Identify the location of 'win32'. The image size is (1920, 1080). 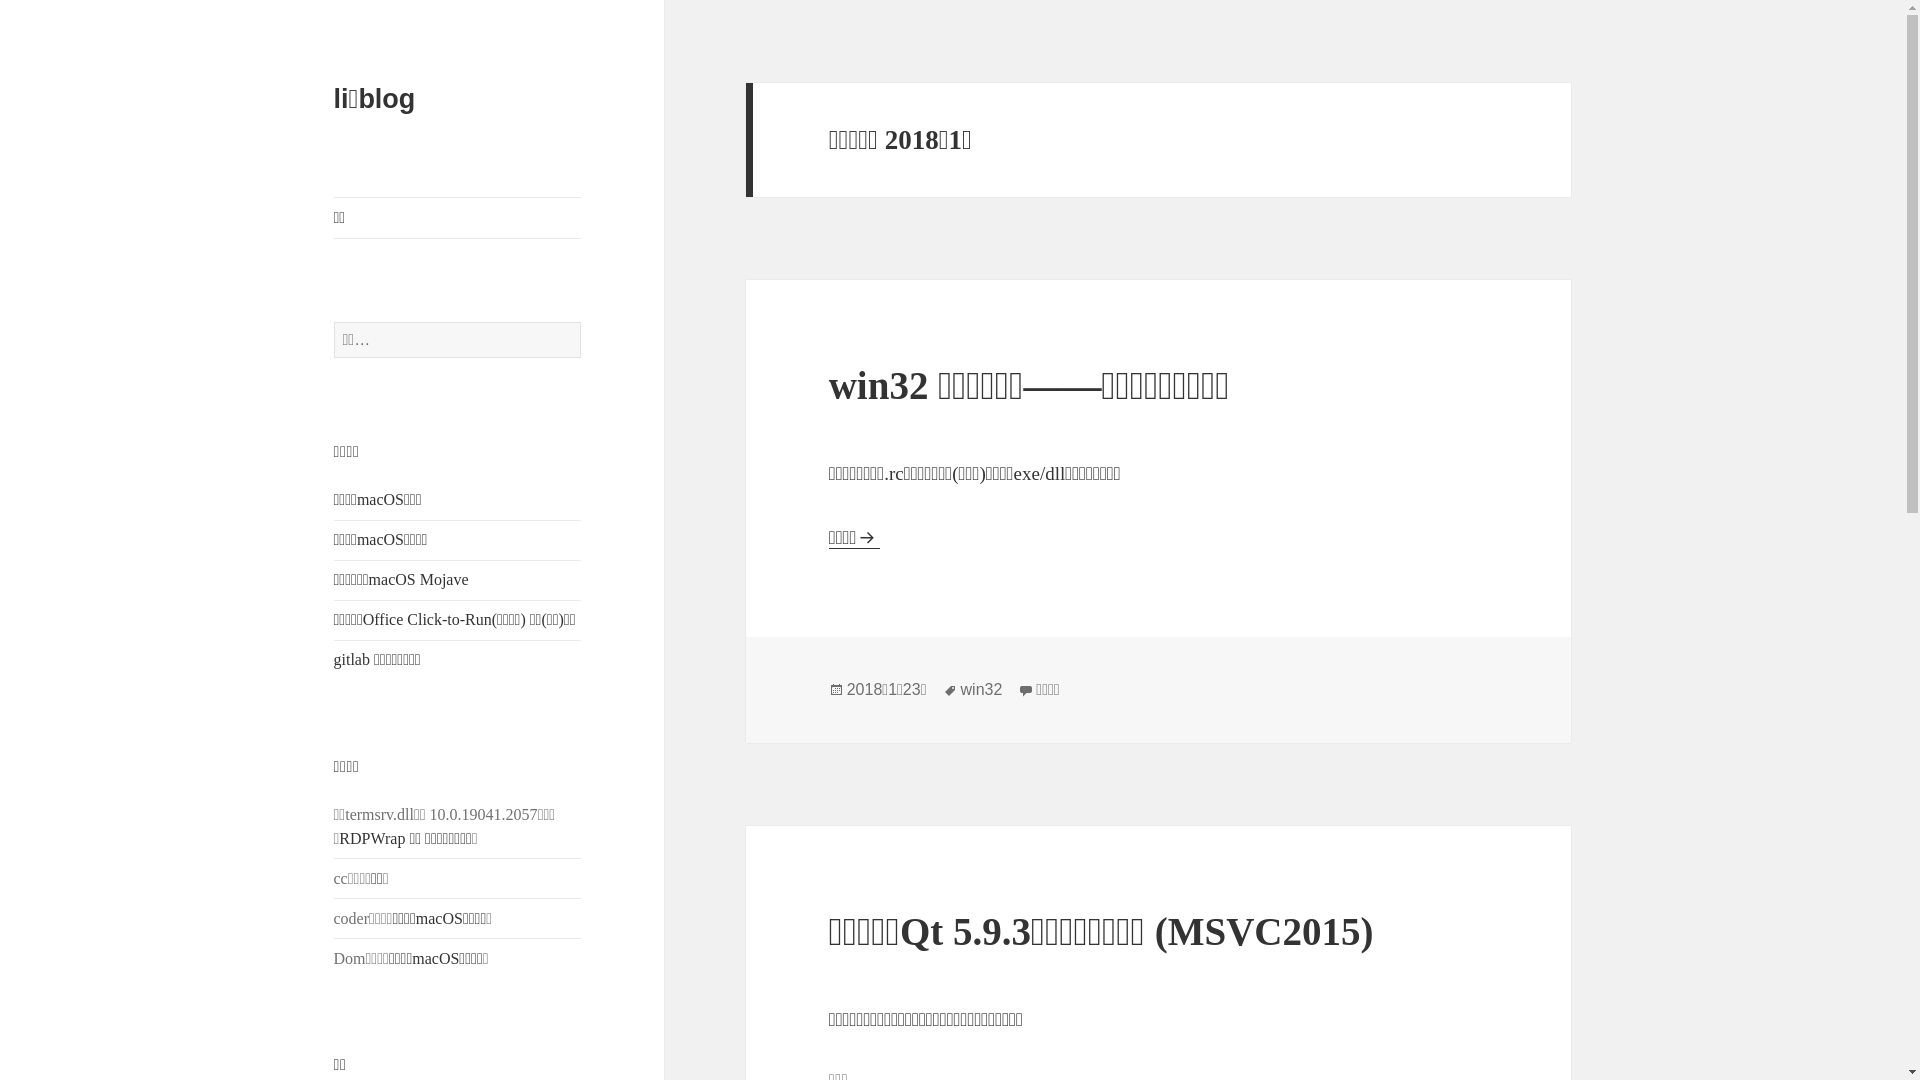
(982, 689).